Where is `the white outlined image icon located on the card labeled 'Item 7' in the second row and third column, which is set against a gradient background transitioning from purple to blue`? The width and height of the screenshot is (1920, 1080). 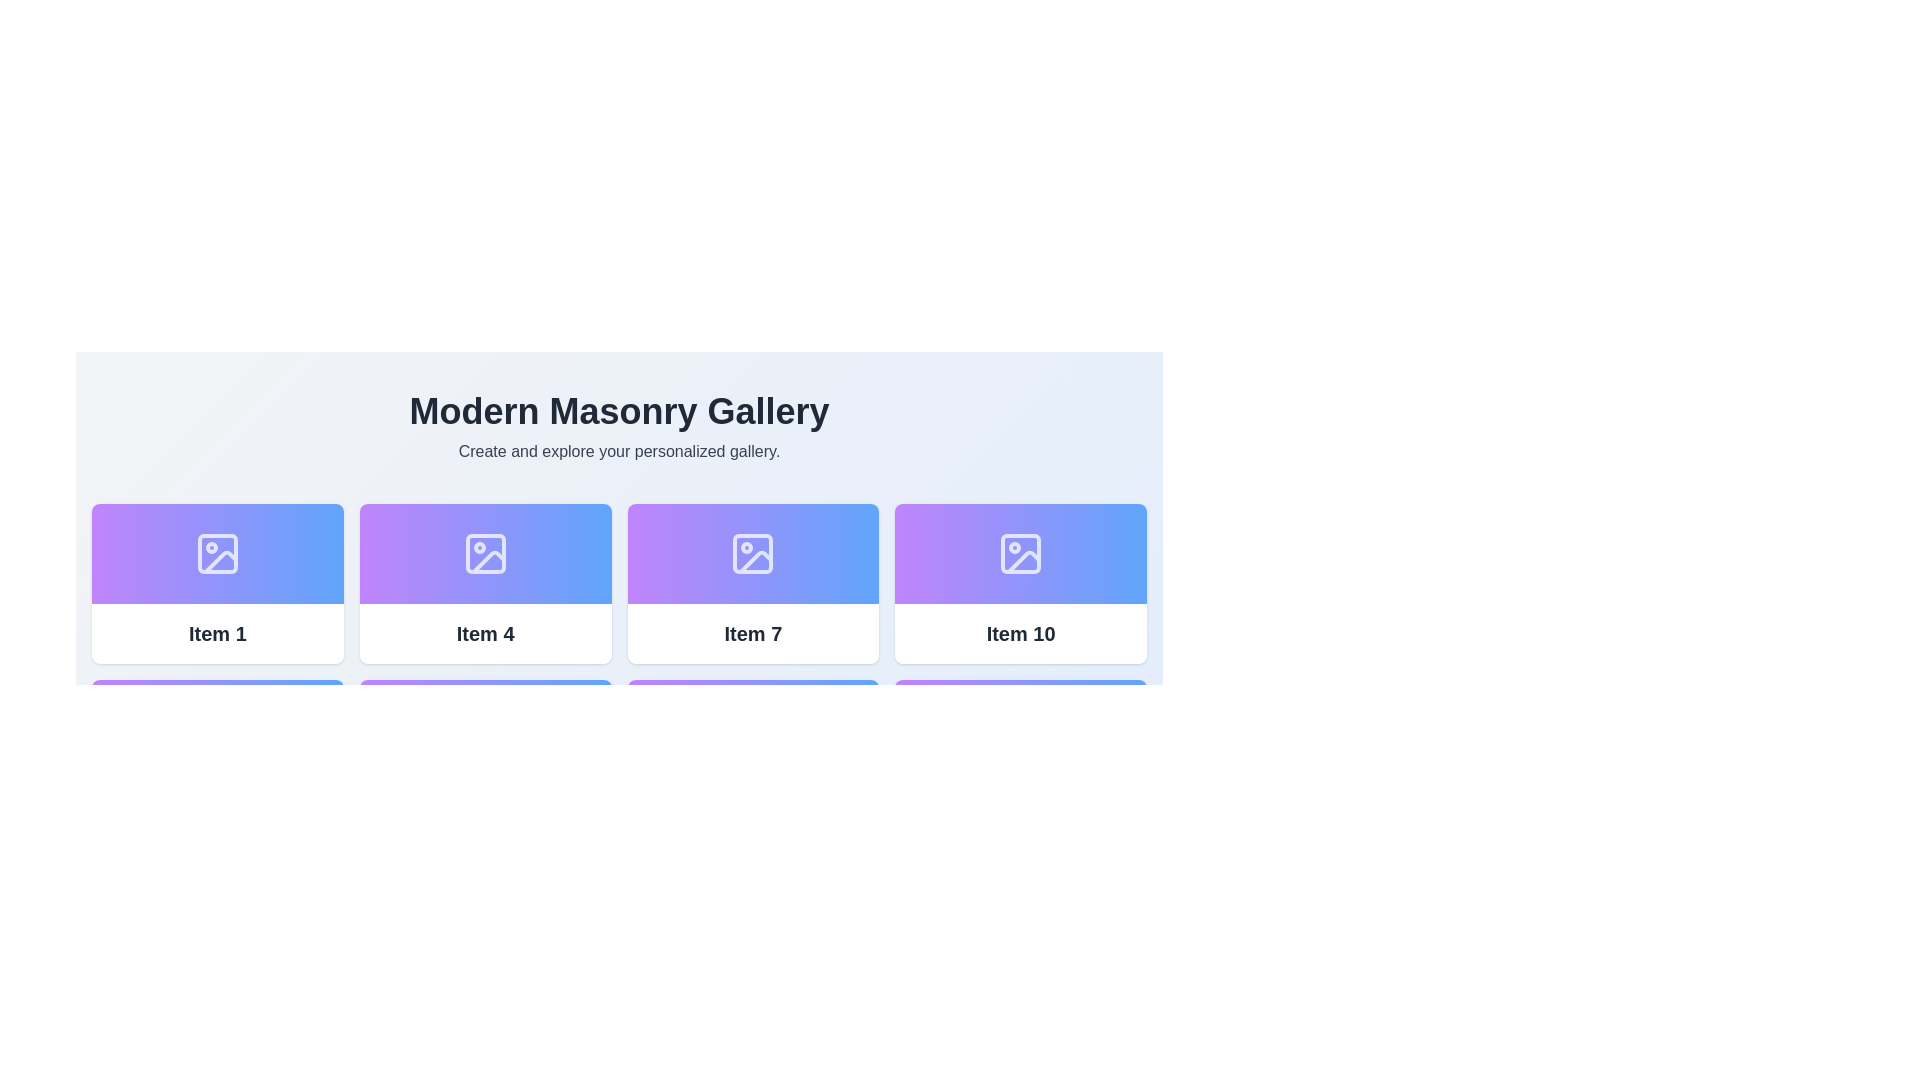
the white outlined image icon located on the card labeled 'Item 7' in the second row and third column, which is set against a gradient background transitioning from purple to blue is located at coordinates (752, 554).